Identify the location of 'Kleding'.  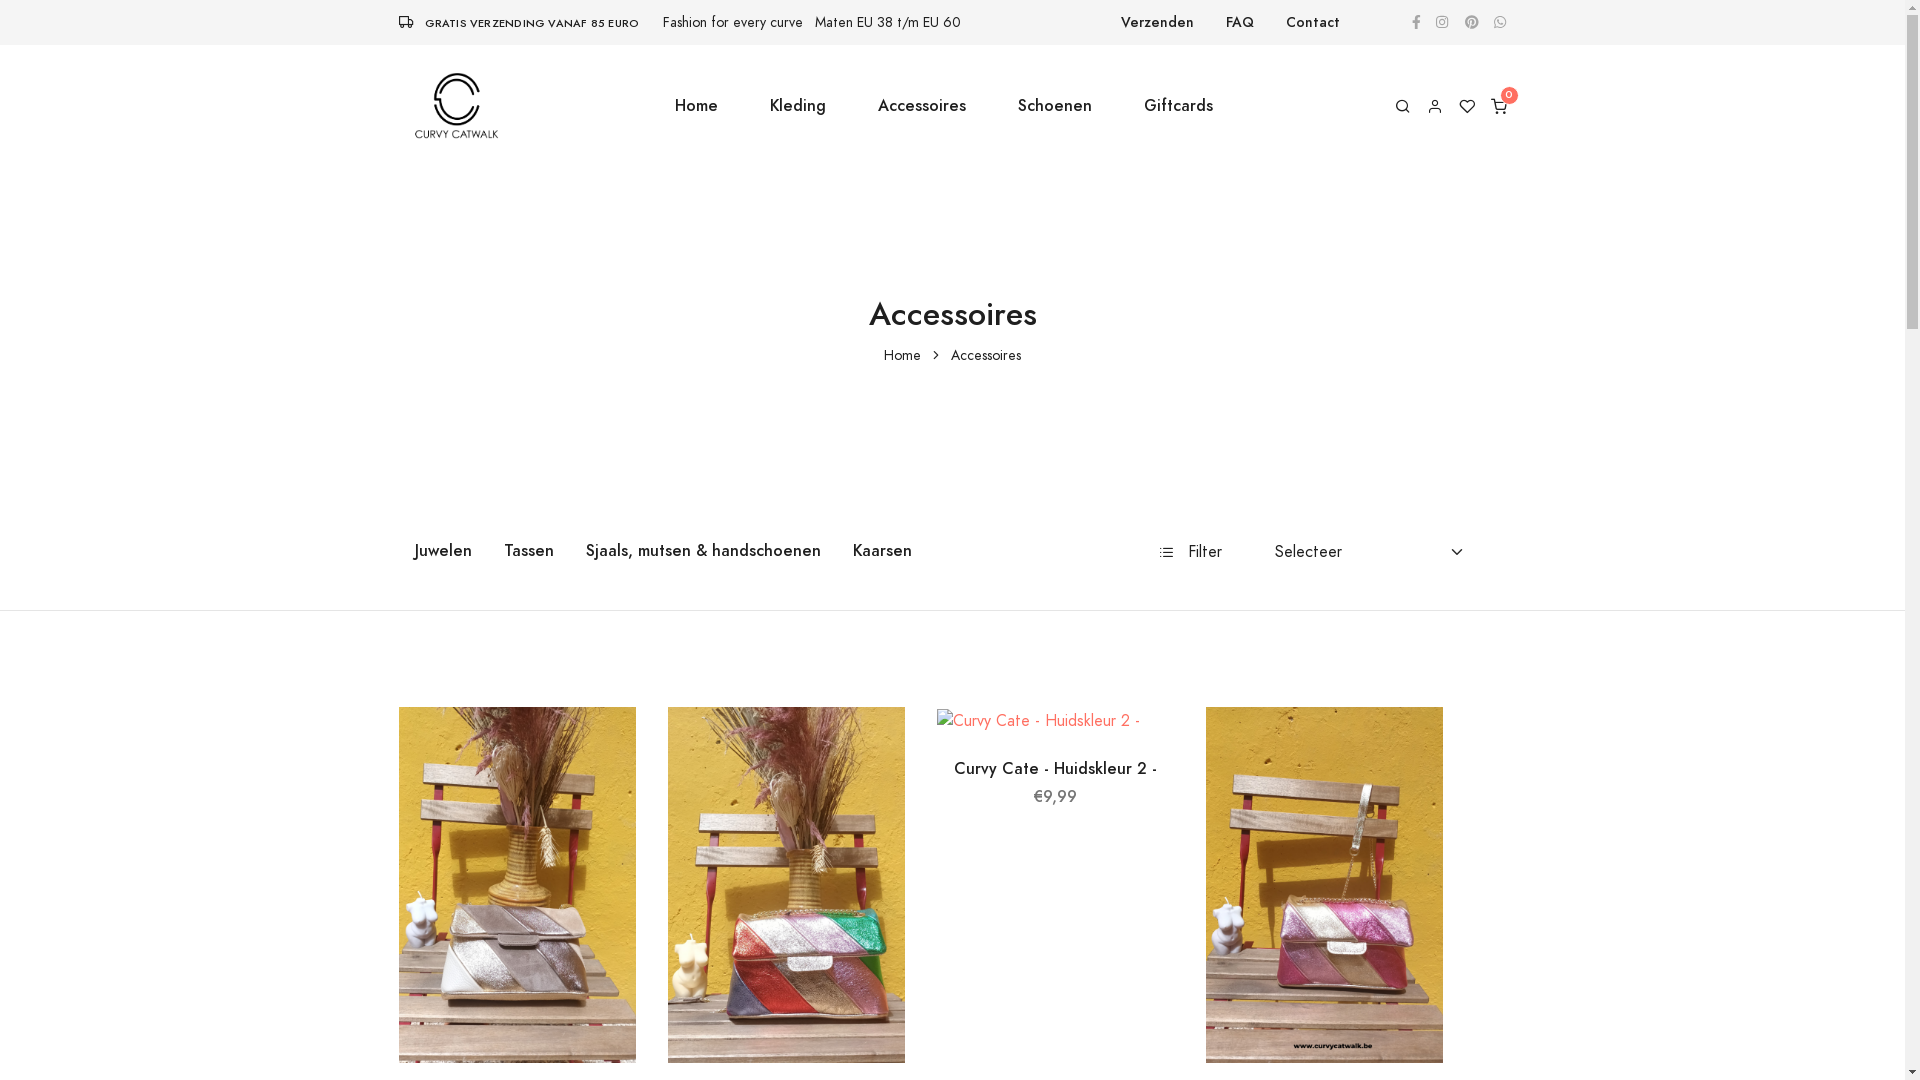
(796, 105).